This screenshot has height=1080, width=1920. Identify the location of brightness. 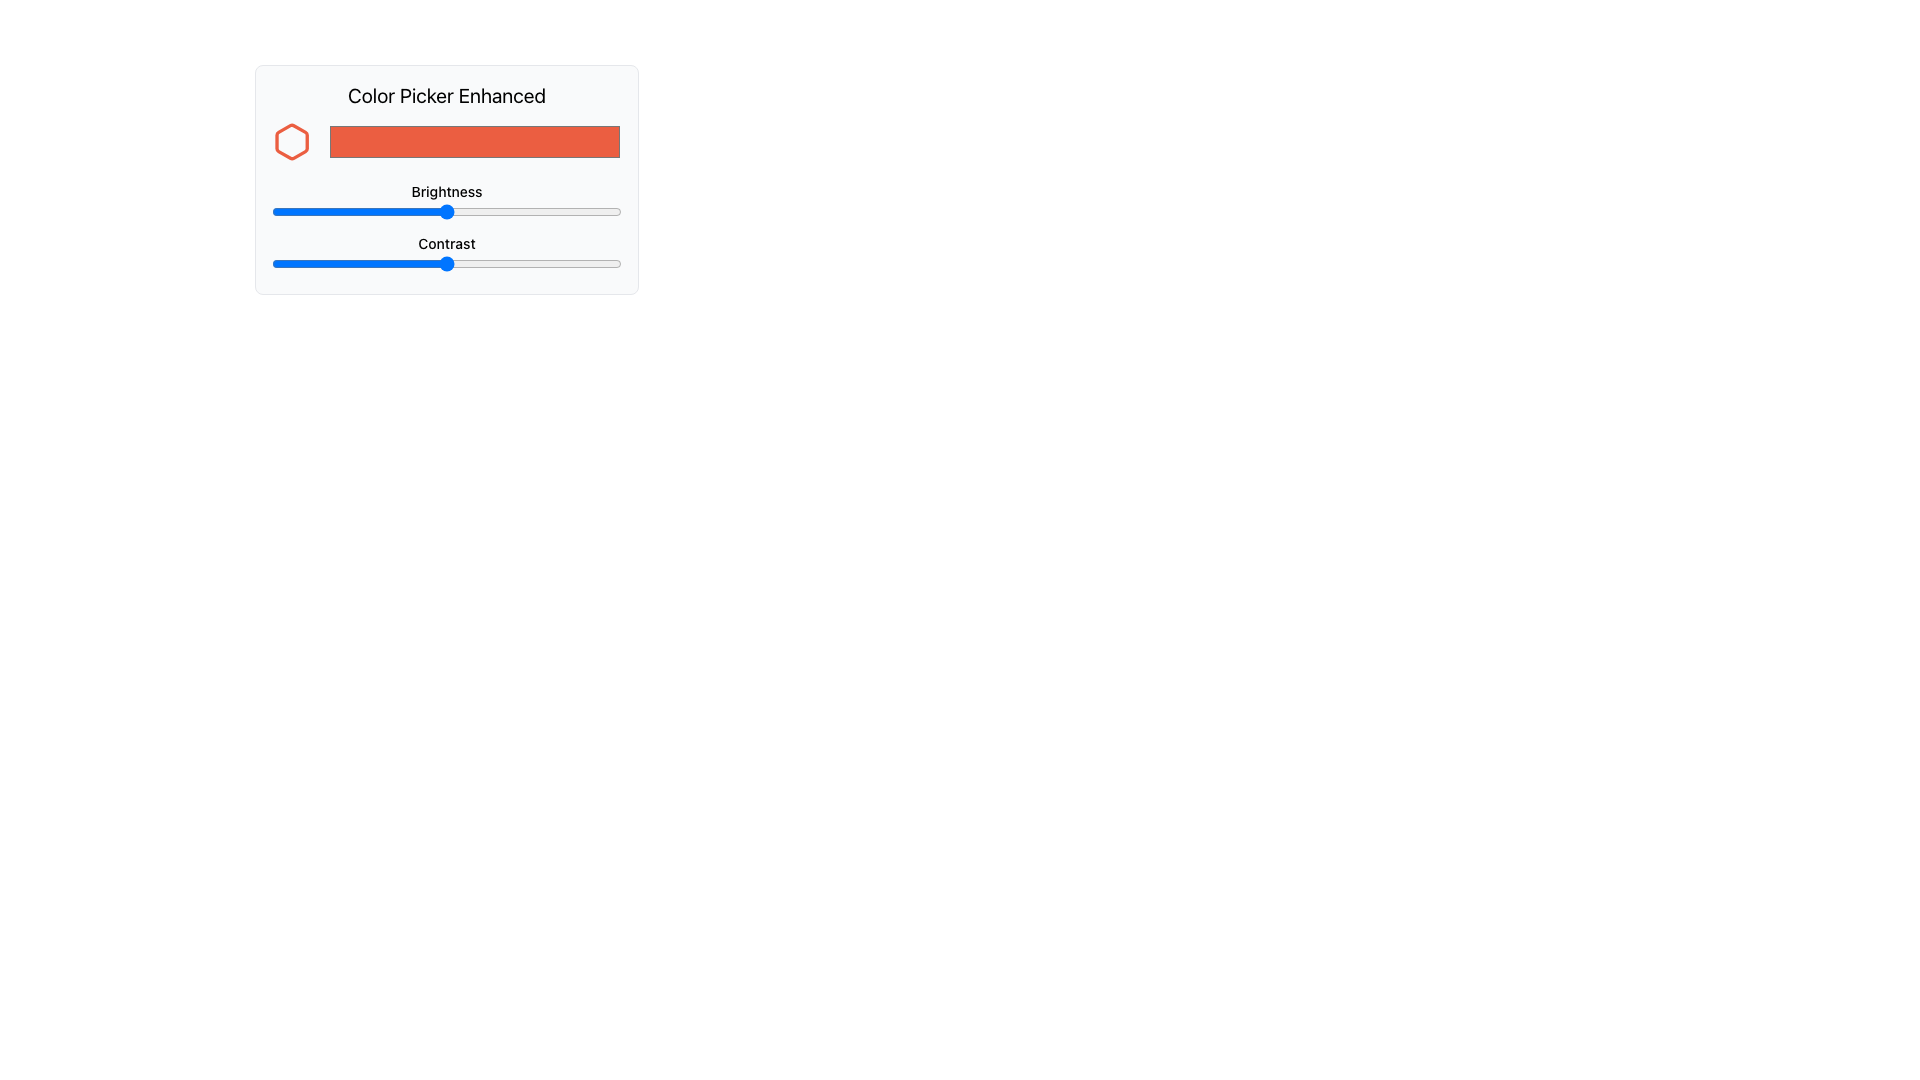
(309, 212).